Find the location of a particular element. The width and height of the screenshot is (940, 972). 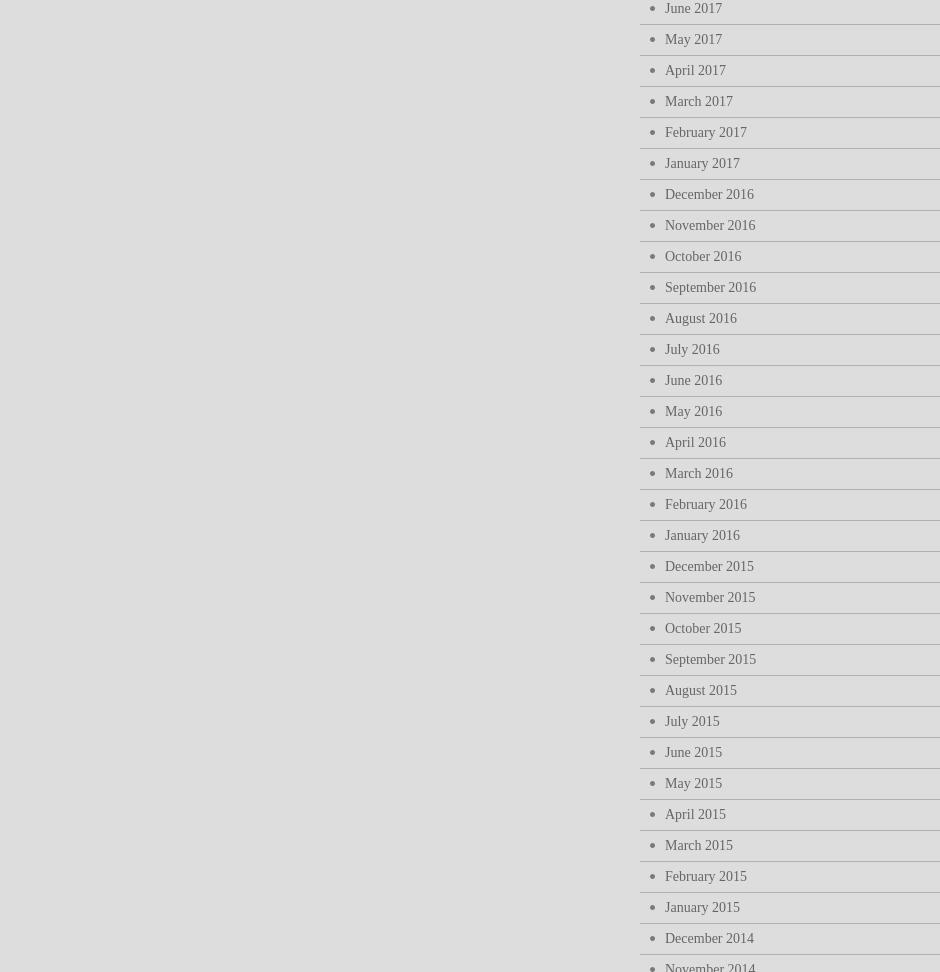

'October 2016' is located at coordinates (702, 256).